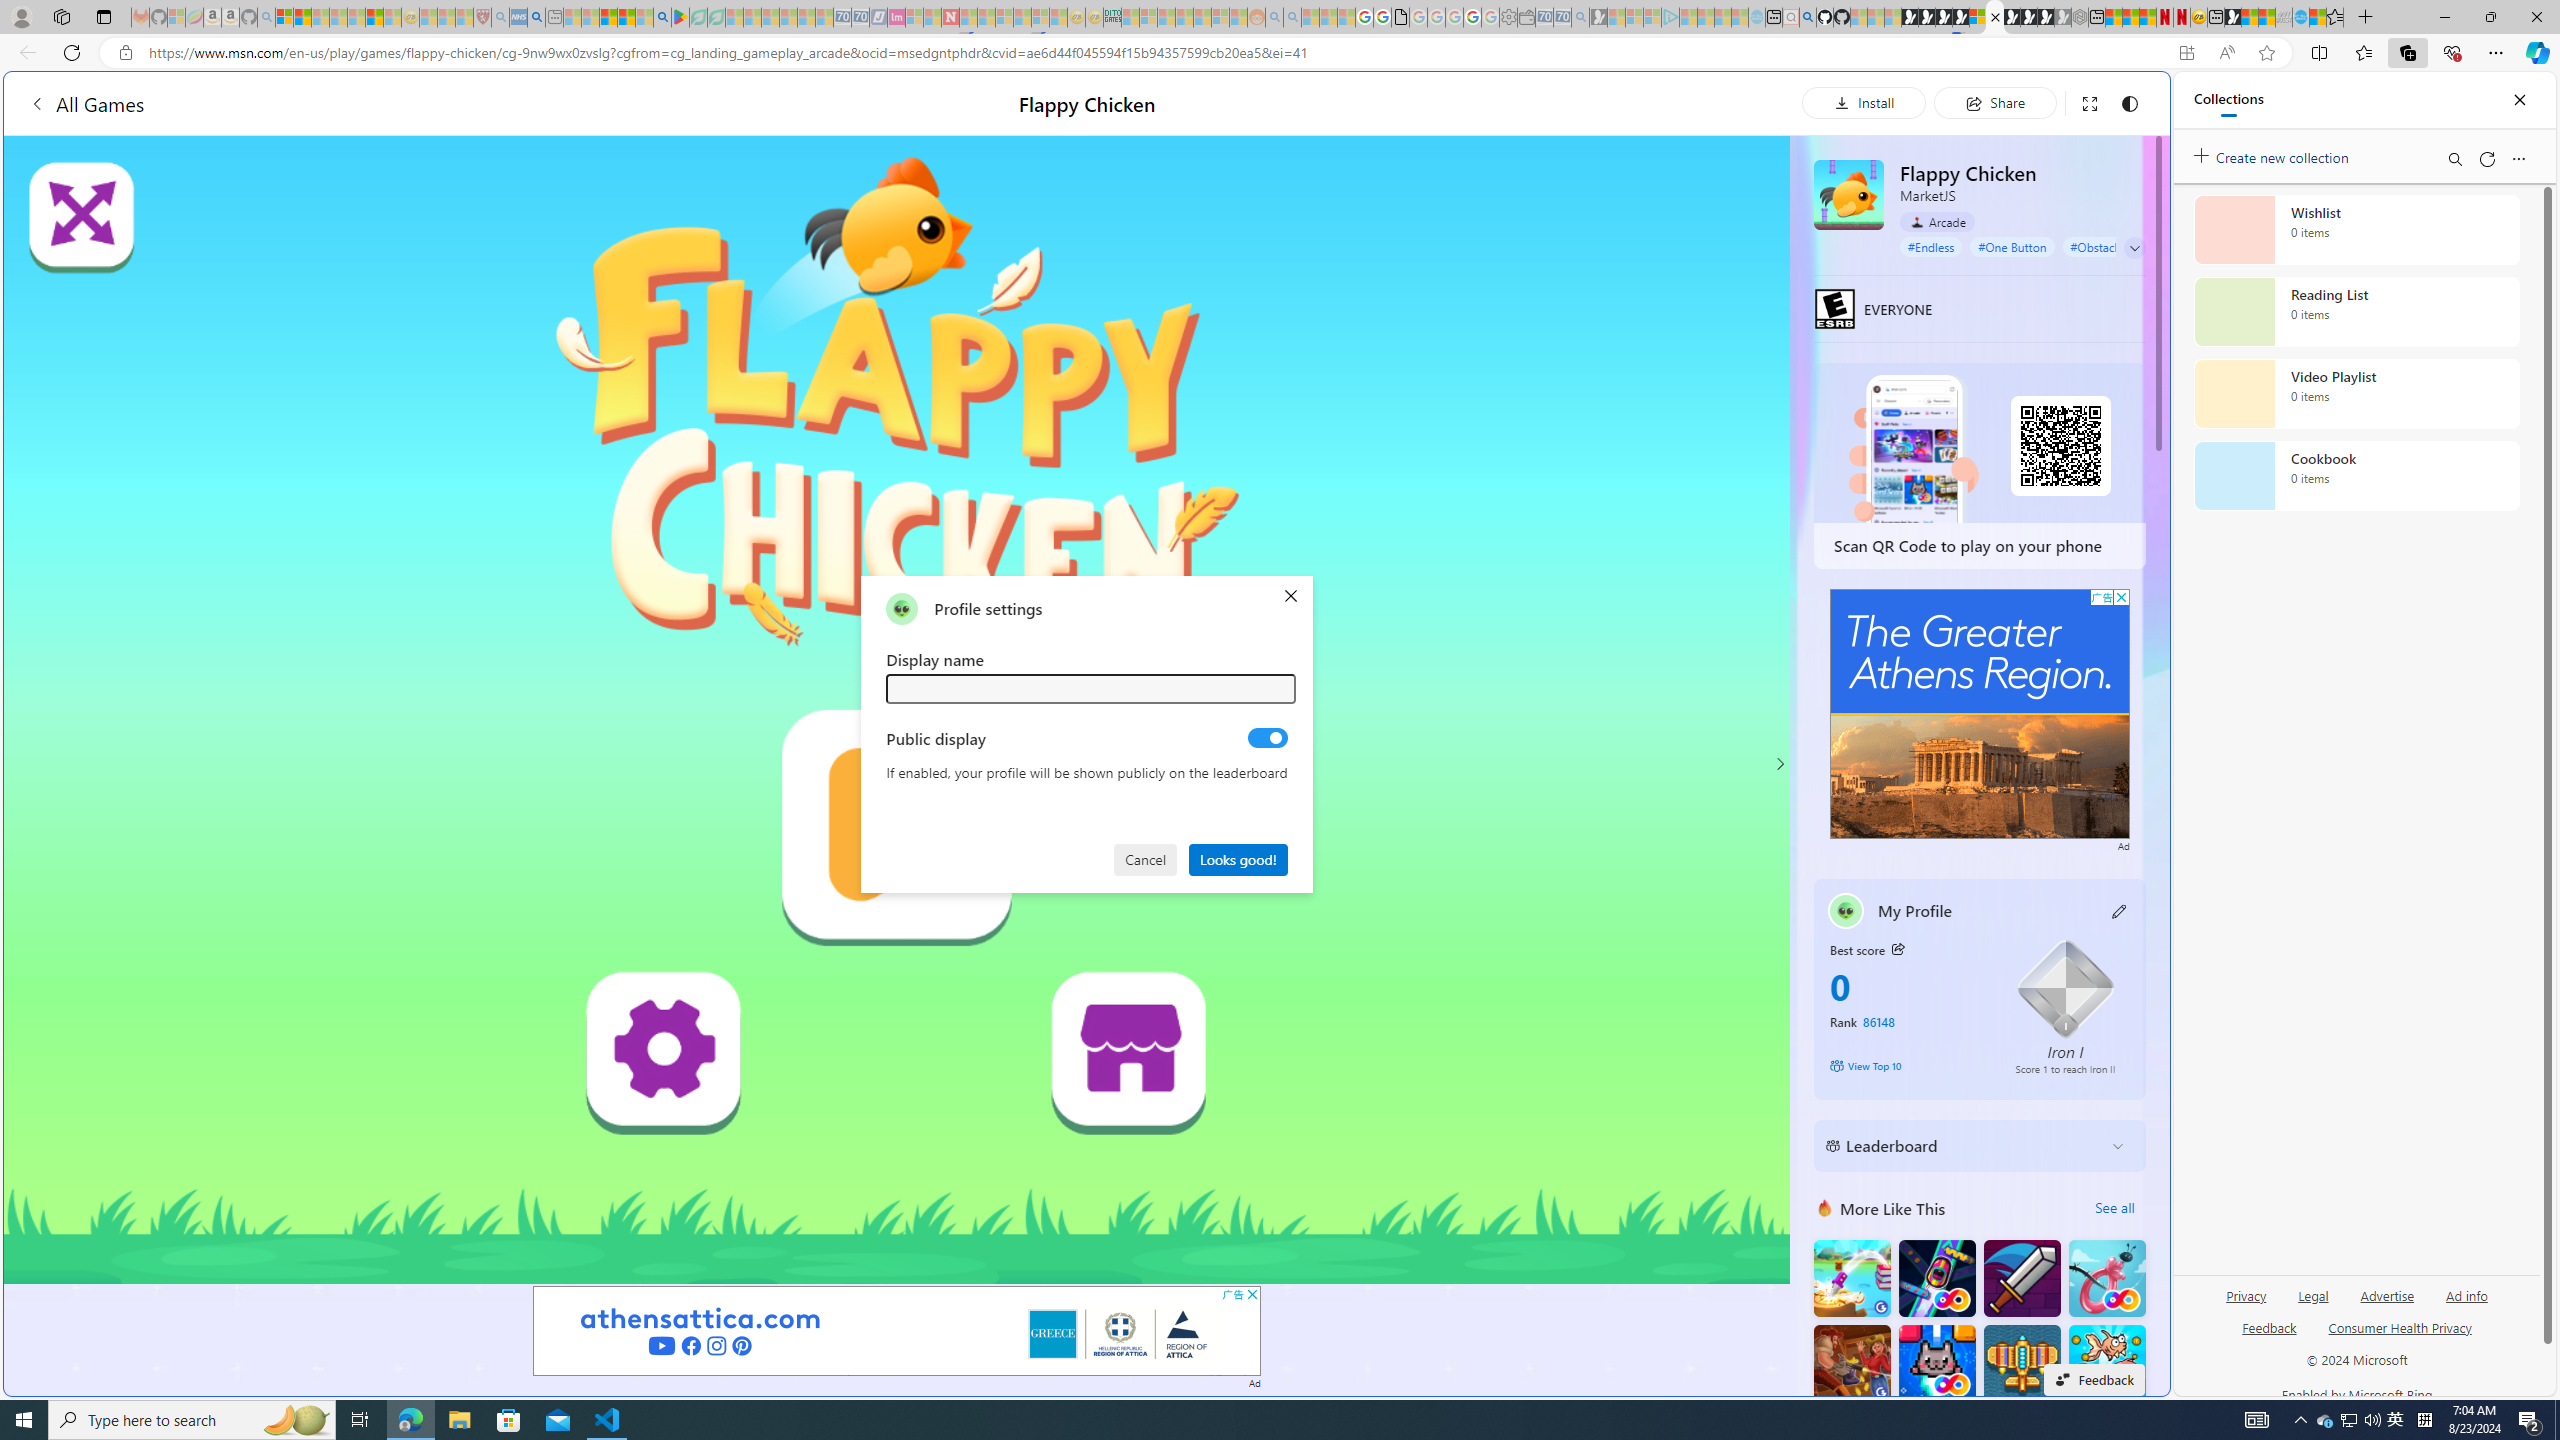  What do you see at coordinates (2021, 1278) in the screenshot?
I see `'Dungeon Master Knight'` at bounding box center [2021, 1278].